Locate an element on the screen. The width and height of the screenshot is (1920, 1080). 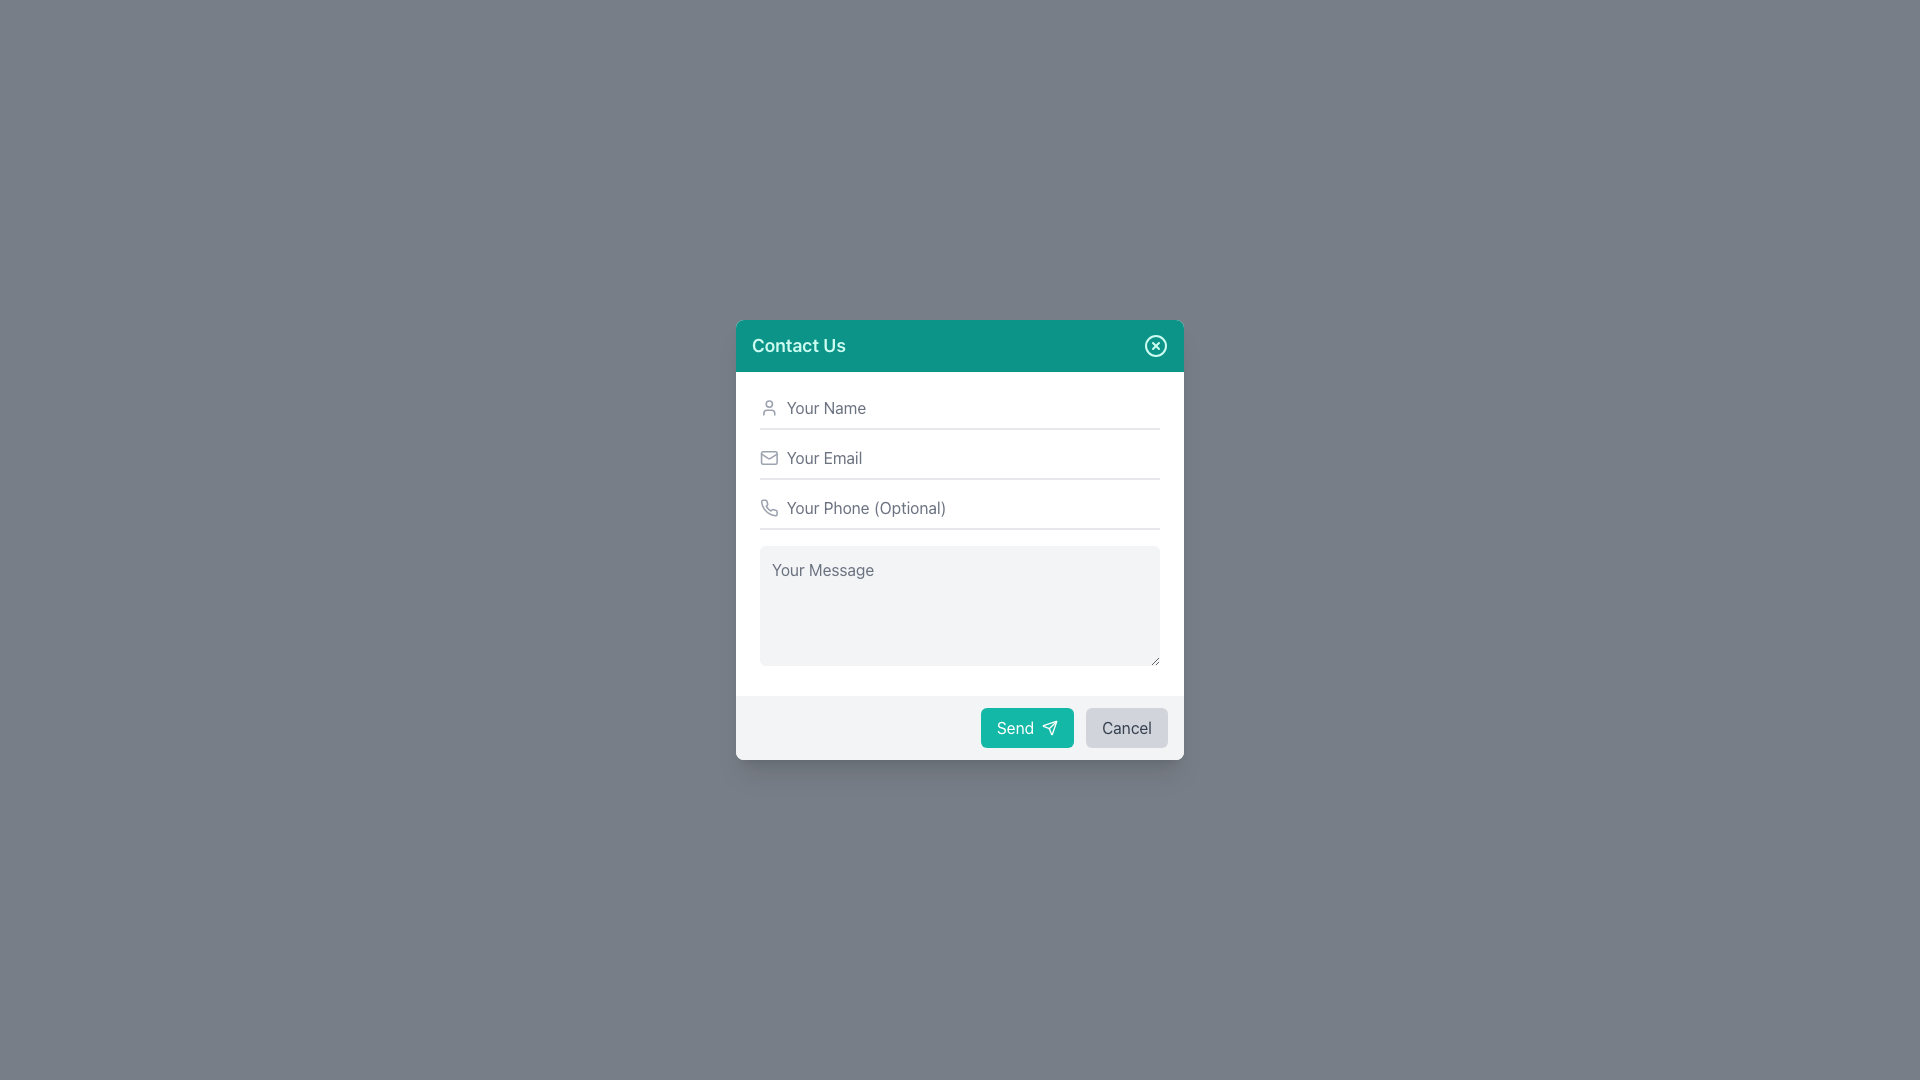
the decorative icon representing the phone number input field in the contact form, located to the left of the placeholder text 'Your Phone (Optional).' is located at coordinates (768, 507).